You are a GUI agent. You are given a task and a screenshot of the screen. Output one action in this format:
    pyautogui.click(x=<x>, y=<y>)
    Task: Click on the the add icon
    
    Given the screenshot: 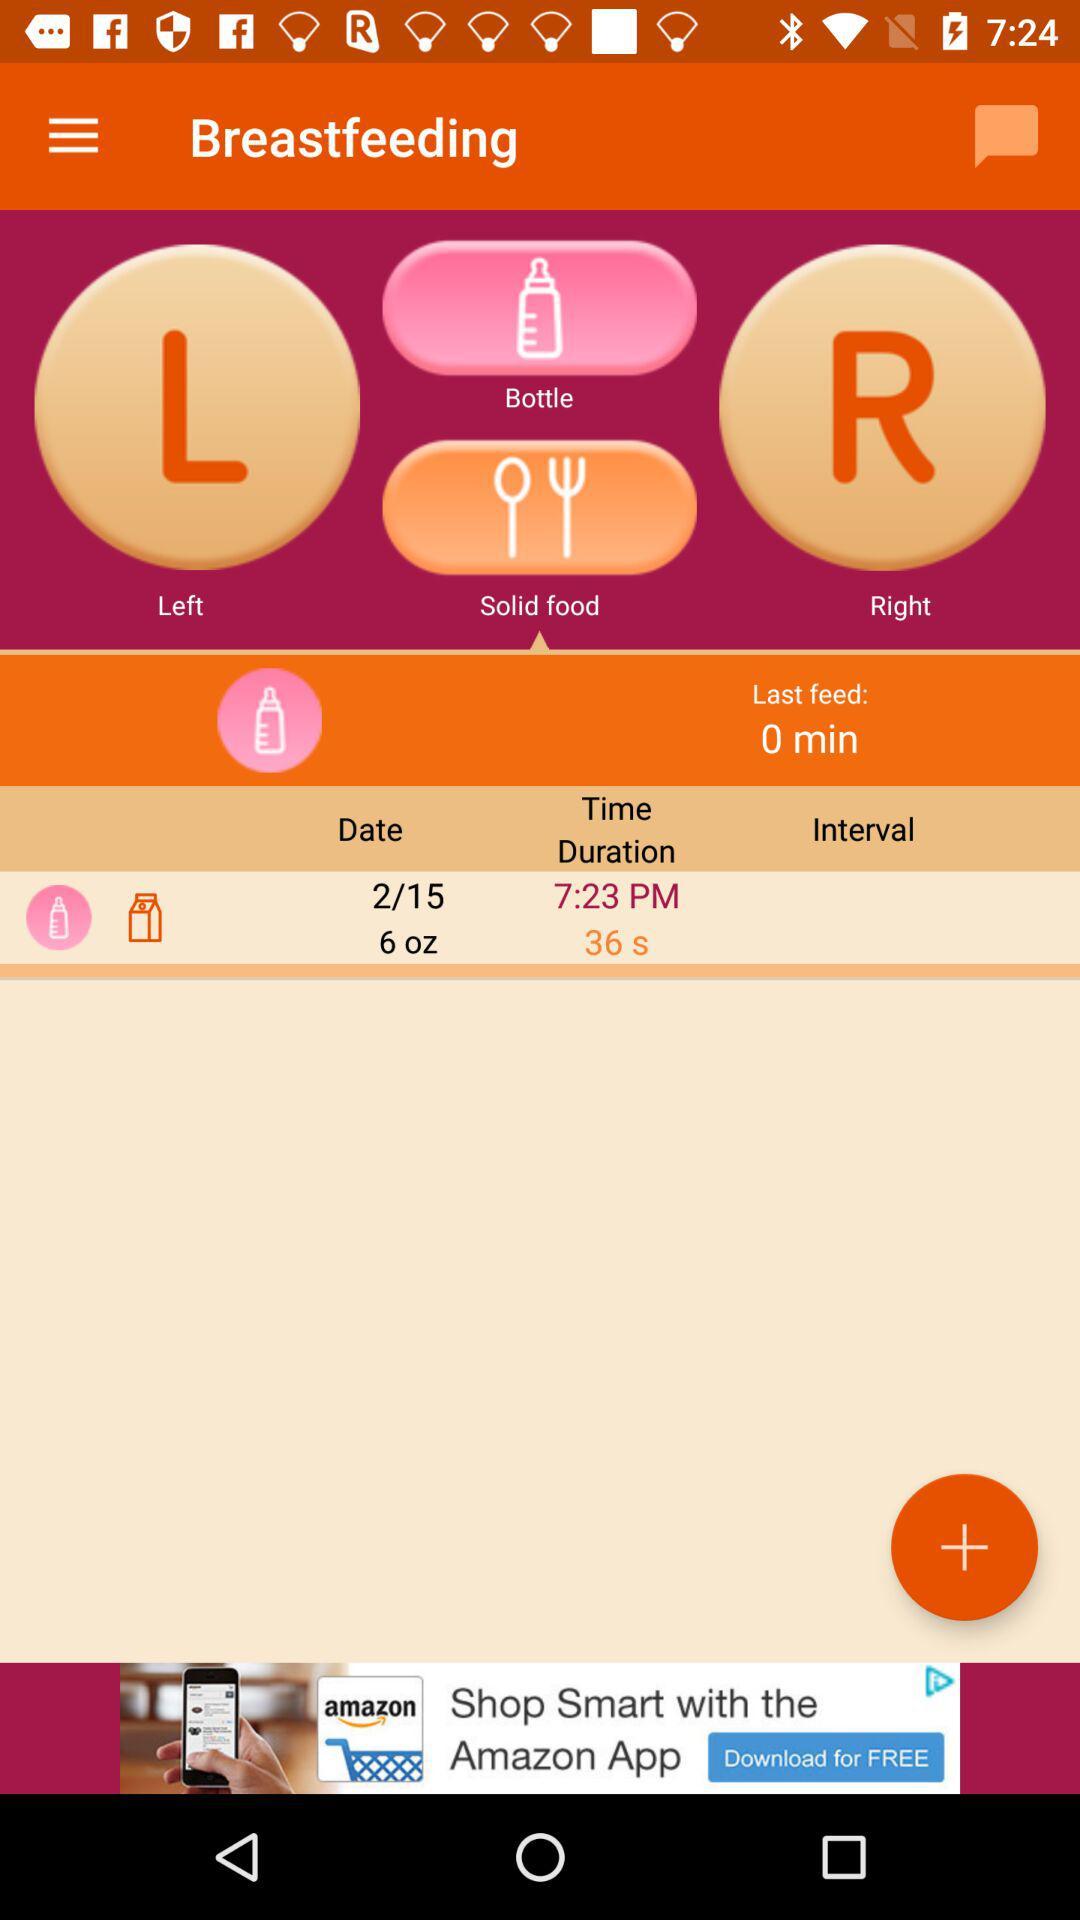 What is the action you would take?
    pyautogui.click(x=963, y=1546)
    